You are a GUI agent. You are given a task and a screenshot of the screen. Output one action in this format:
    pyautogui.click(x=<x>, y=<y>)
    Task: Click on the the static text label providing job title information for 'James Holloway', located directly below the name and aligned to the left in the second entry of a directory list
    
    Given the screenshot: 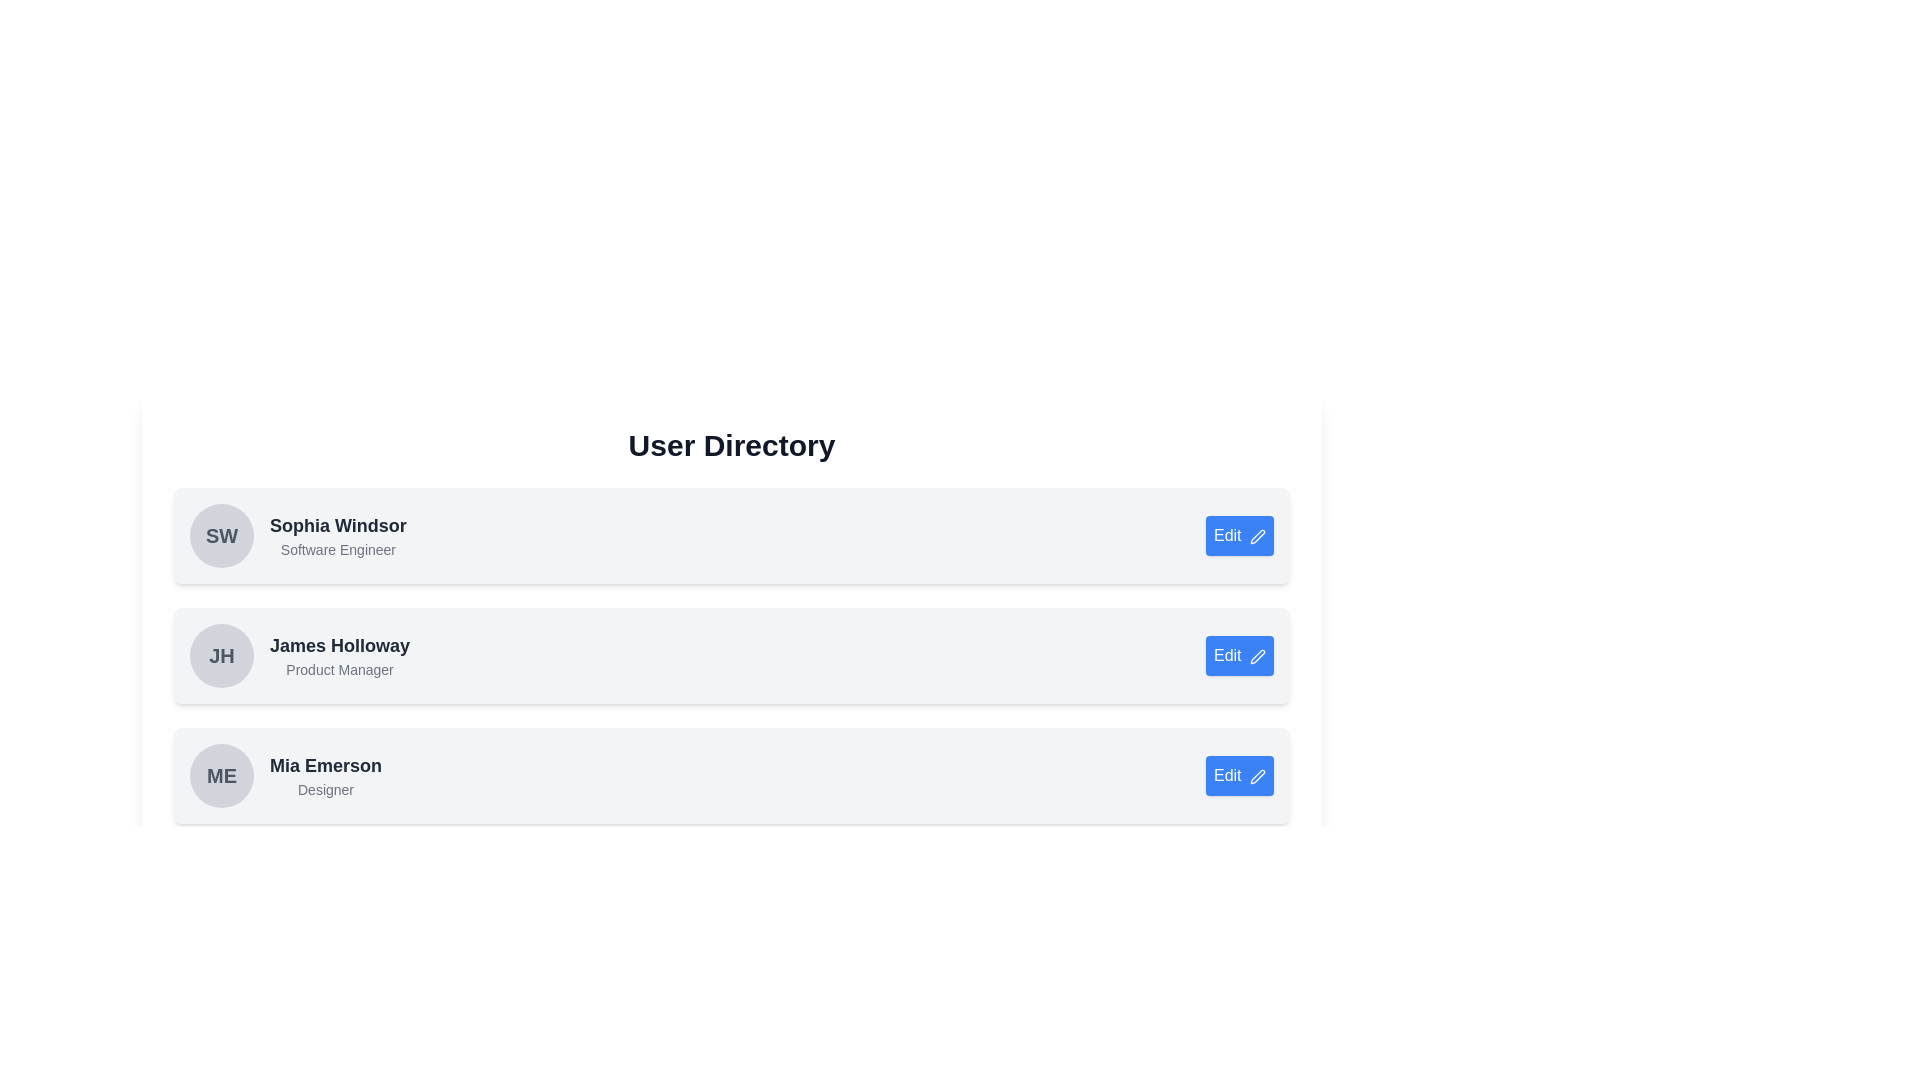 What is the action you would take?
    pyautogui.click(x=340, y=670)
    